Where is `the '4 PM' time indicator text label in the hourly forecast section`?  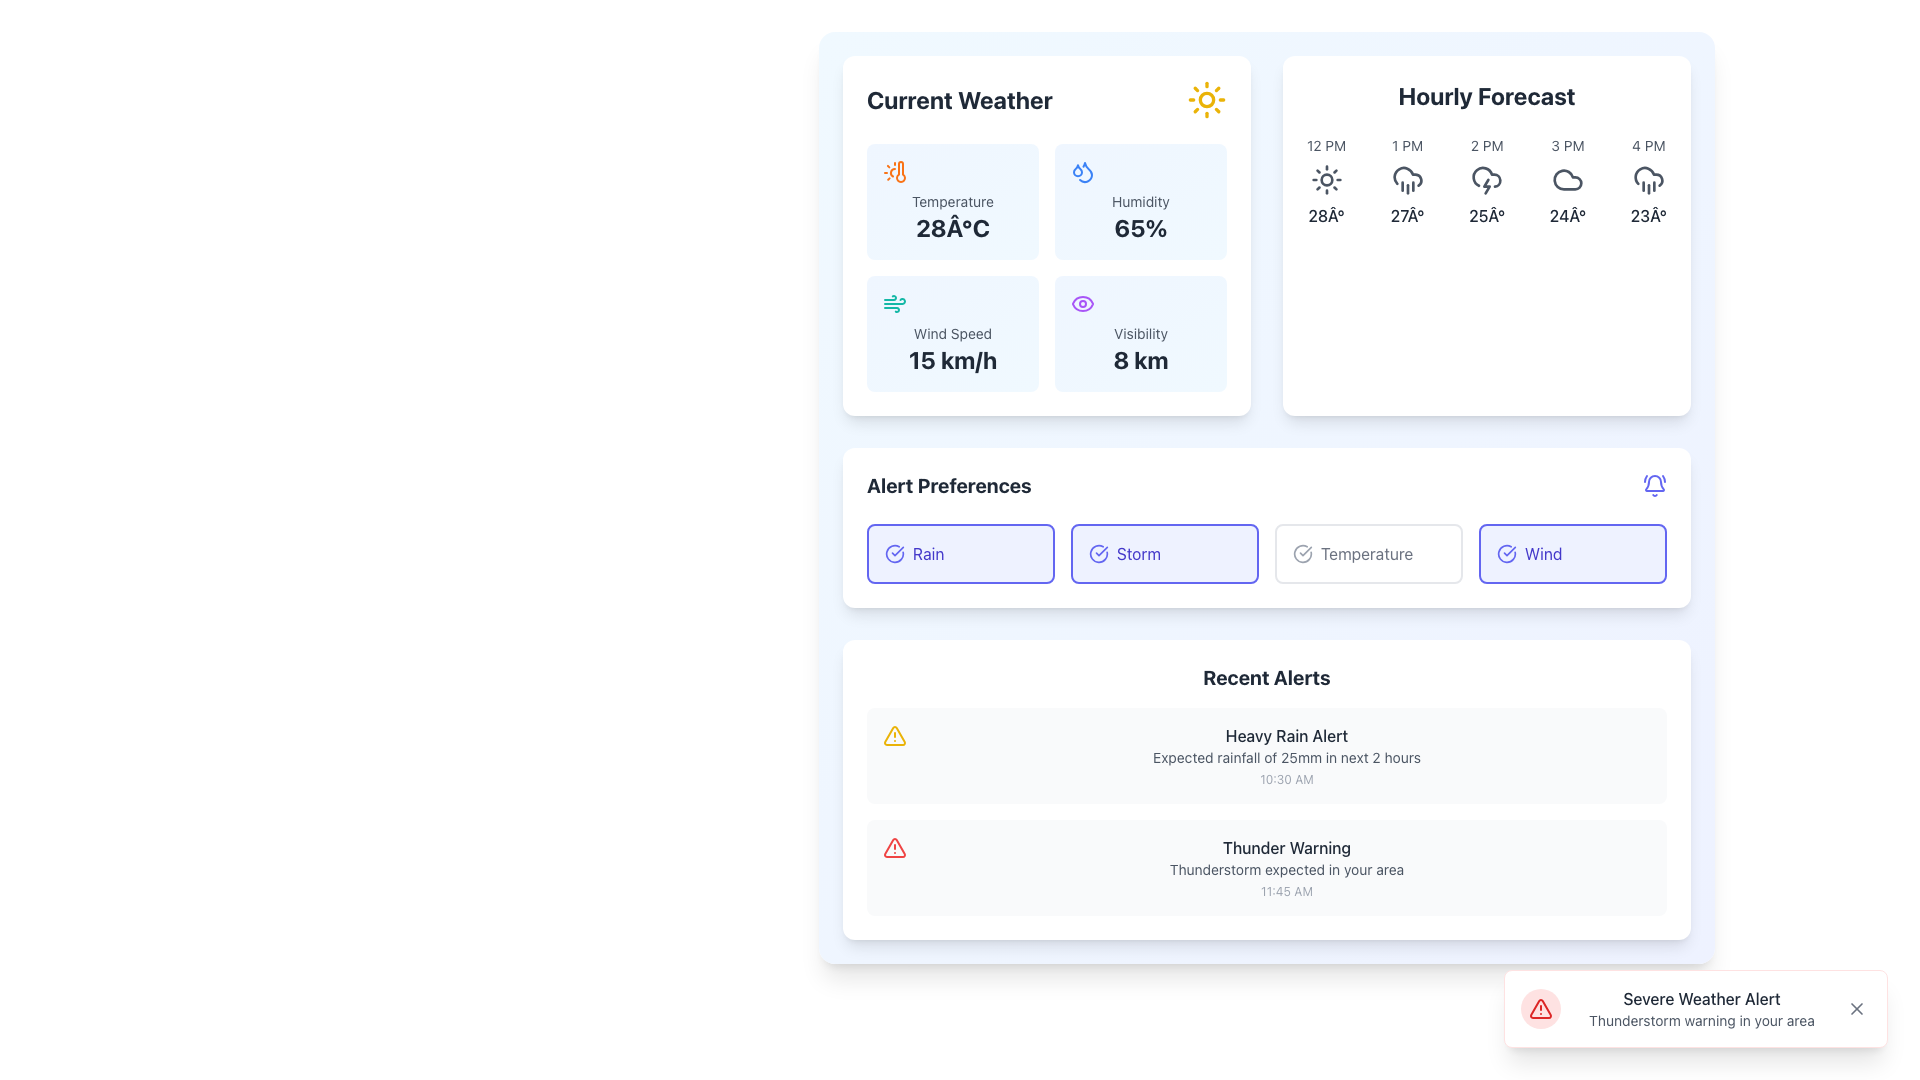
the '4 PM' time indicator text label in the hourly forecast section is located at coordinates (1648, 145).